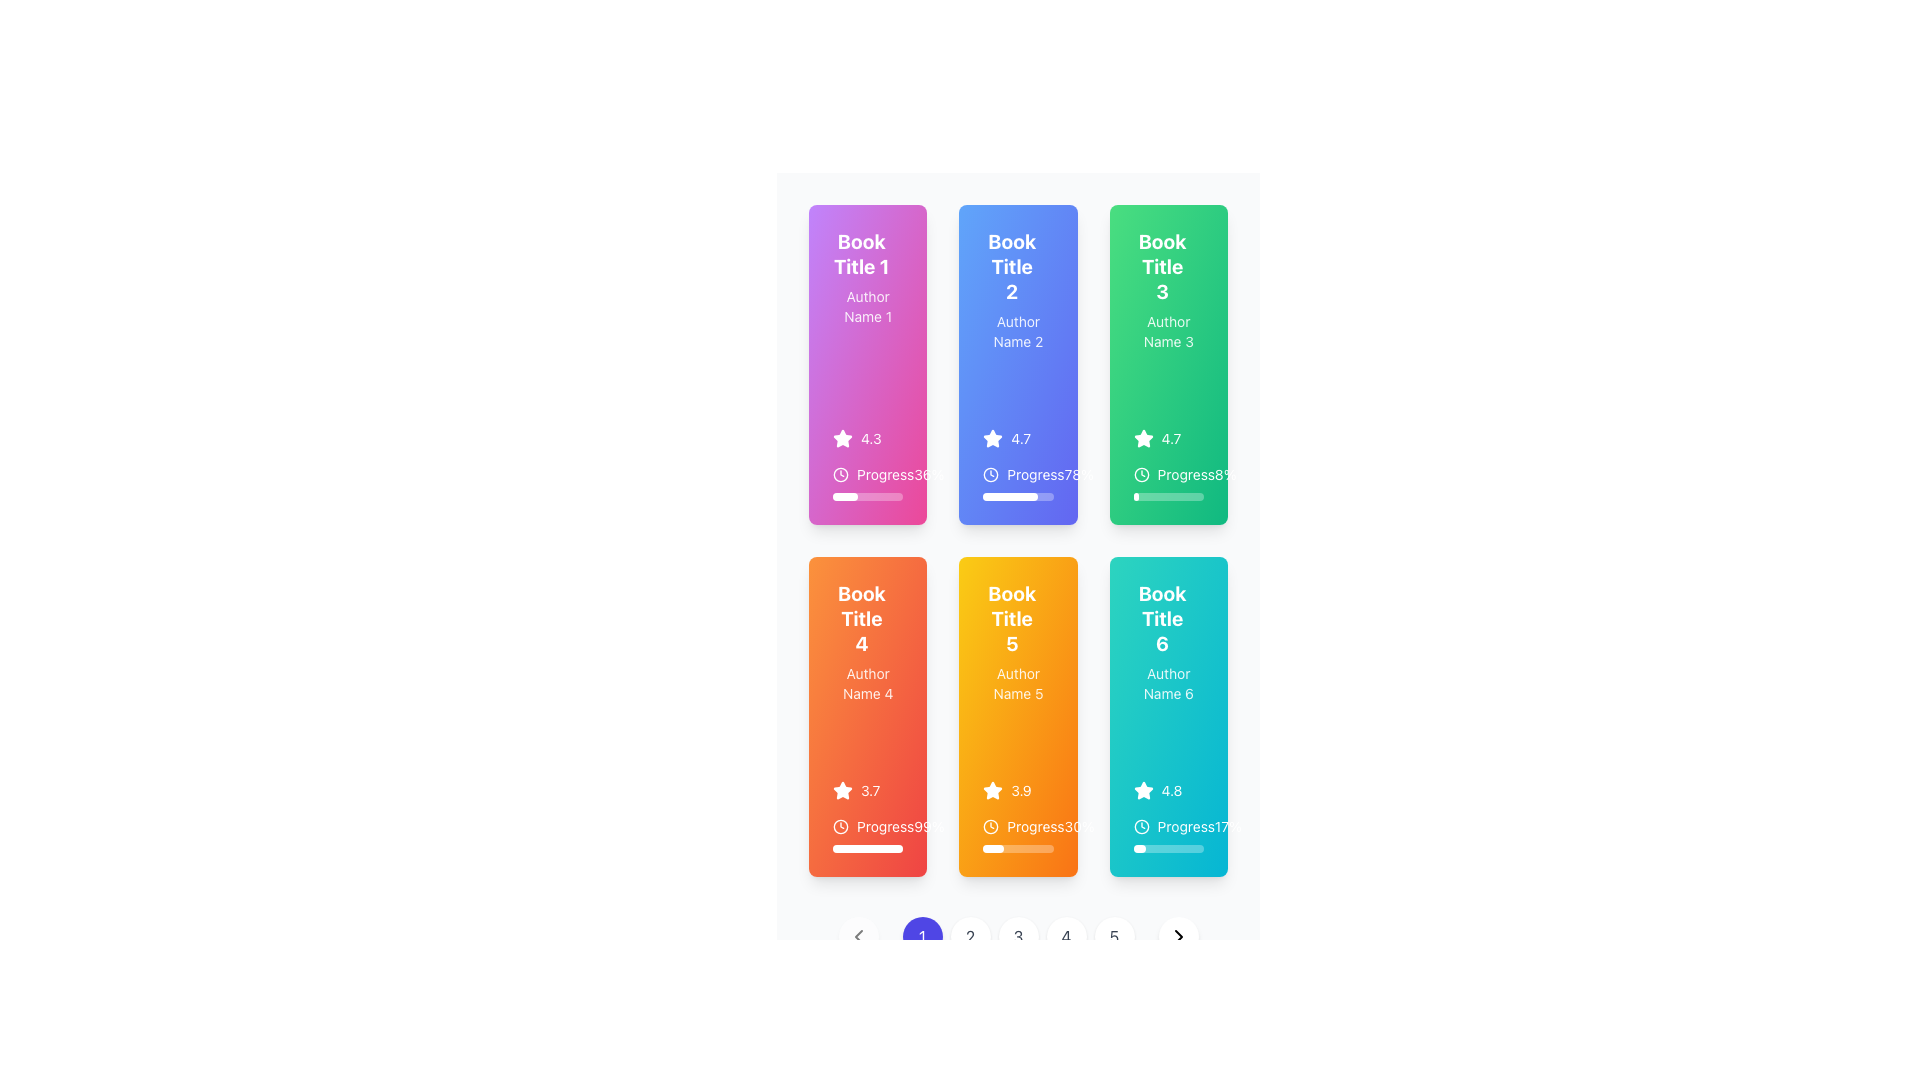 The height and width of the screenshot is (1080, 1920). I want to click on properties of the label indicating completion status or progression located in the bottom section of the card labeled 'Book Title 6', to the right of the clock icon, so click(1186, 826).